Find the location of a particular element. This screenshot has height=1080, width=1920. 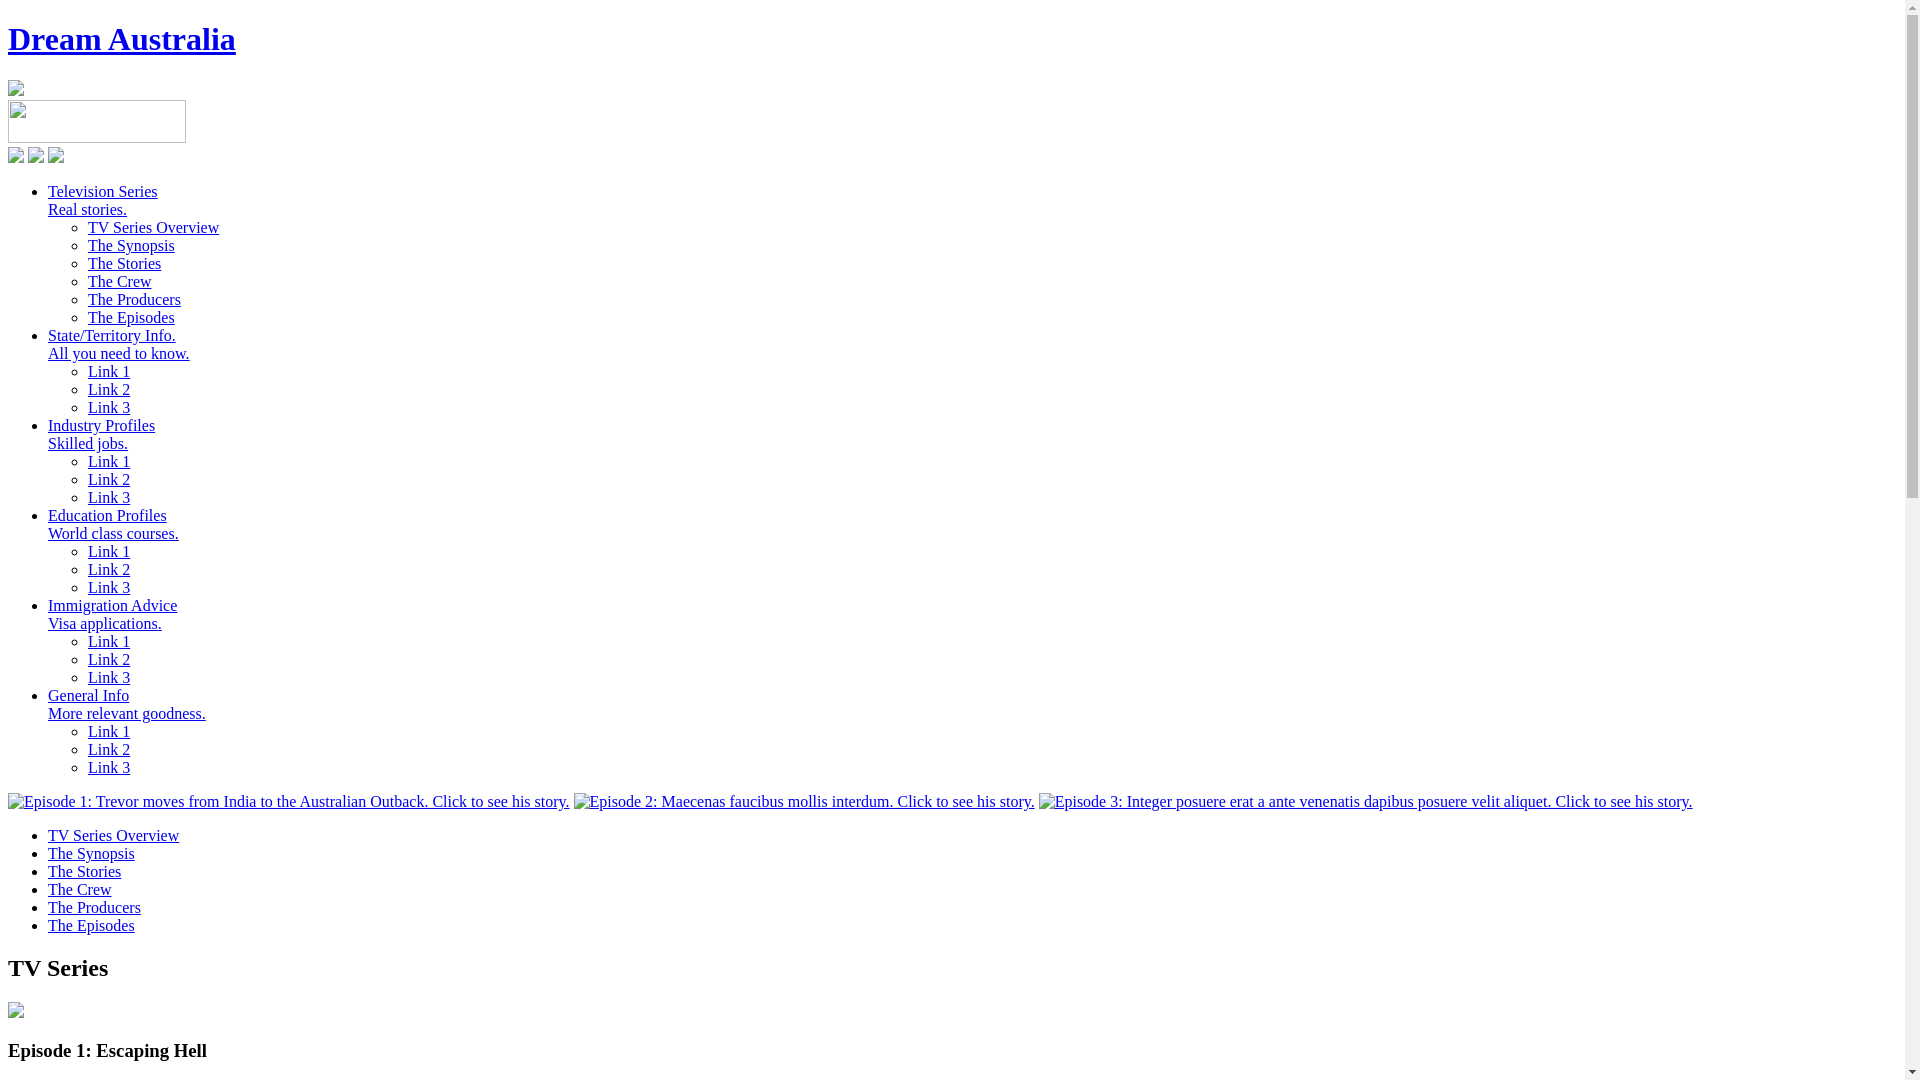

'Dream Australia' is located at coordinates (120, 38).